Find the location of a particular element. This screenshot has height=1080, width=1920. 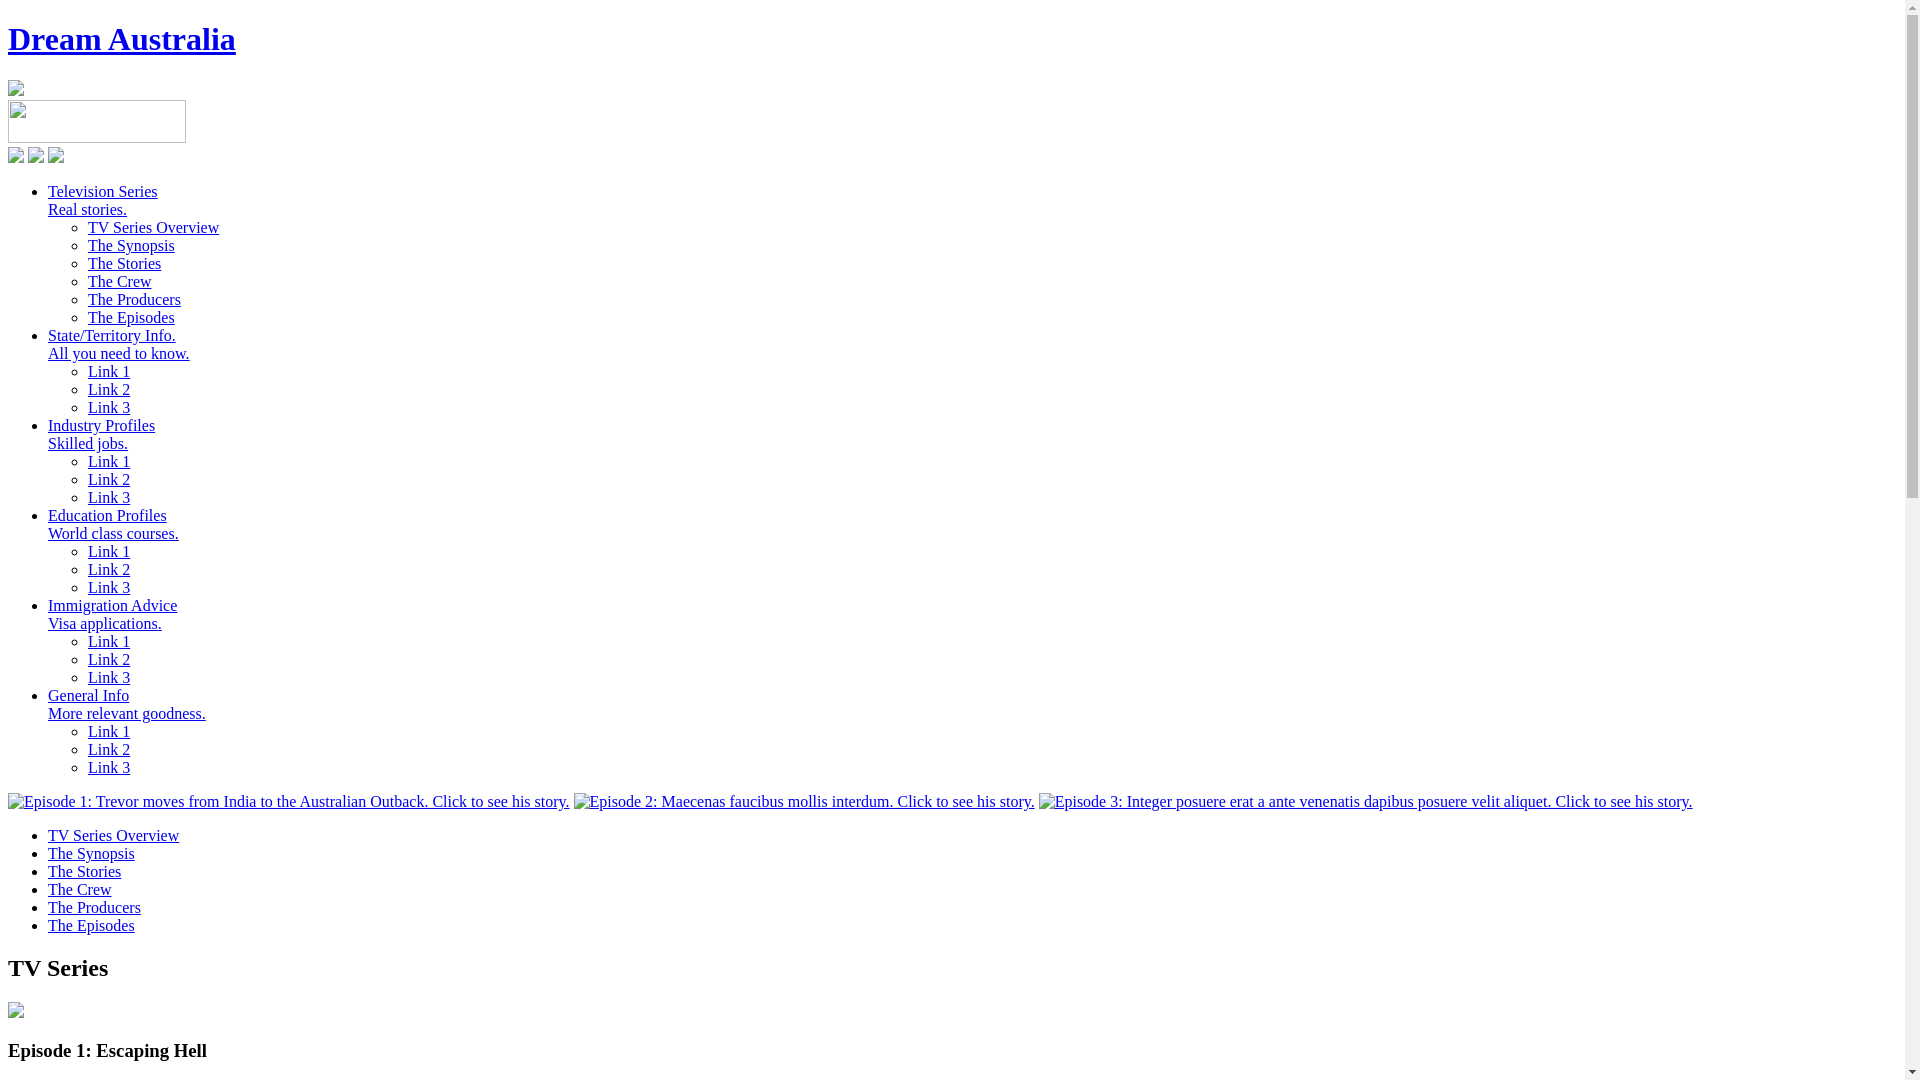

'Dream Australia' is located at coordinates (120, 38).